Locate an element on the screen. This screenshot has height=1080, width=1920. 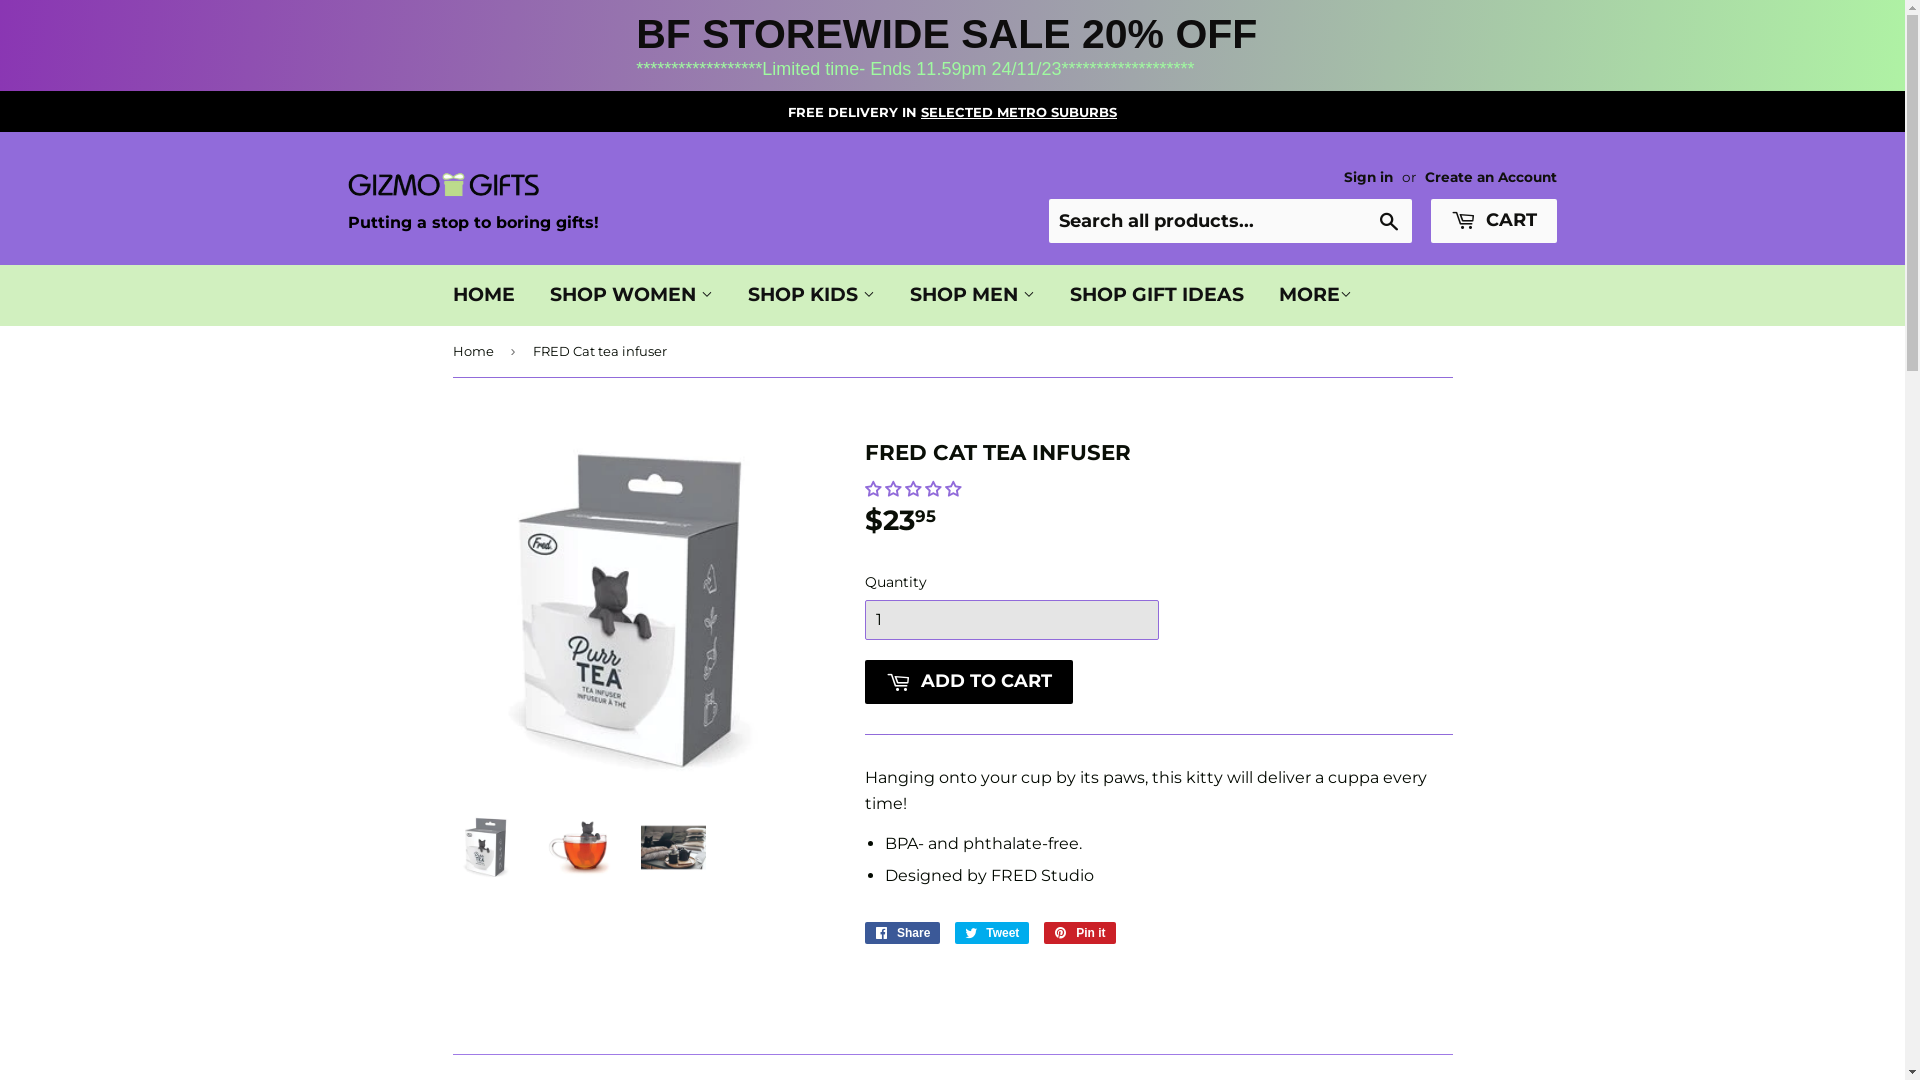
'Create an Account' is located at coordinates (1491, 176).